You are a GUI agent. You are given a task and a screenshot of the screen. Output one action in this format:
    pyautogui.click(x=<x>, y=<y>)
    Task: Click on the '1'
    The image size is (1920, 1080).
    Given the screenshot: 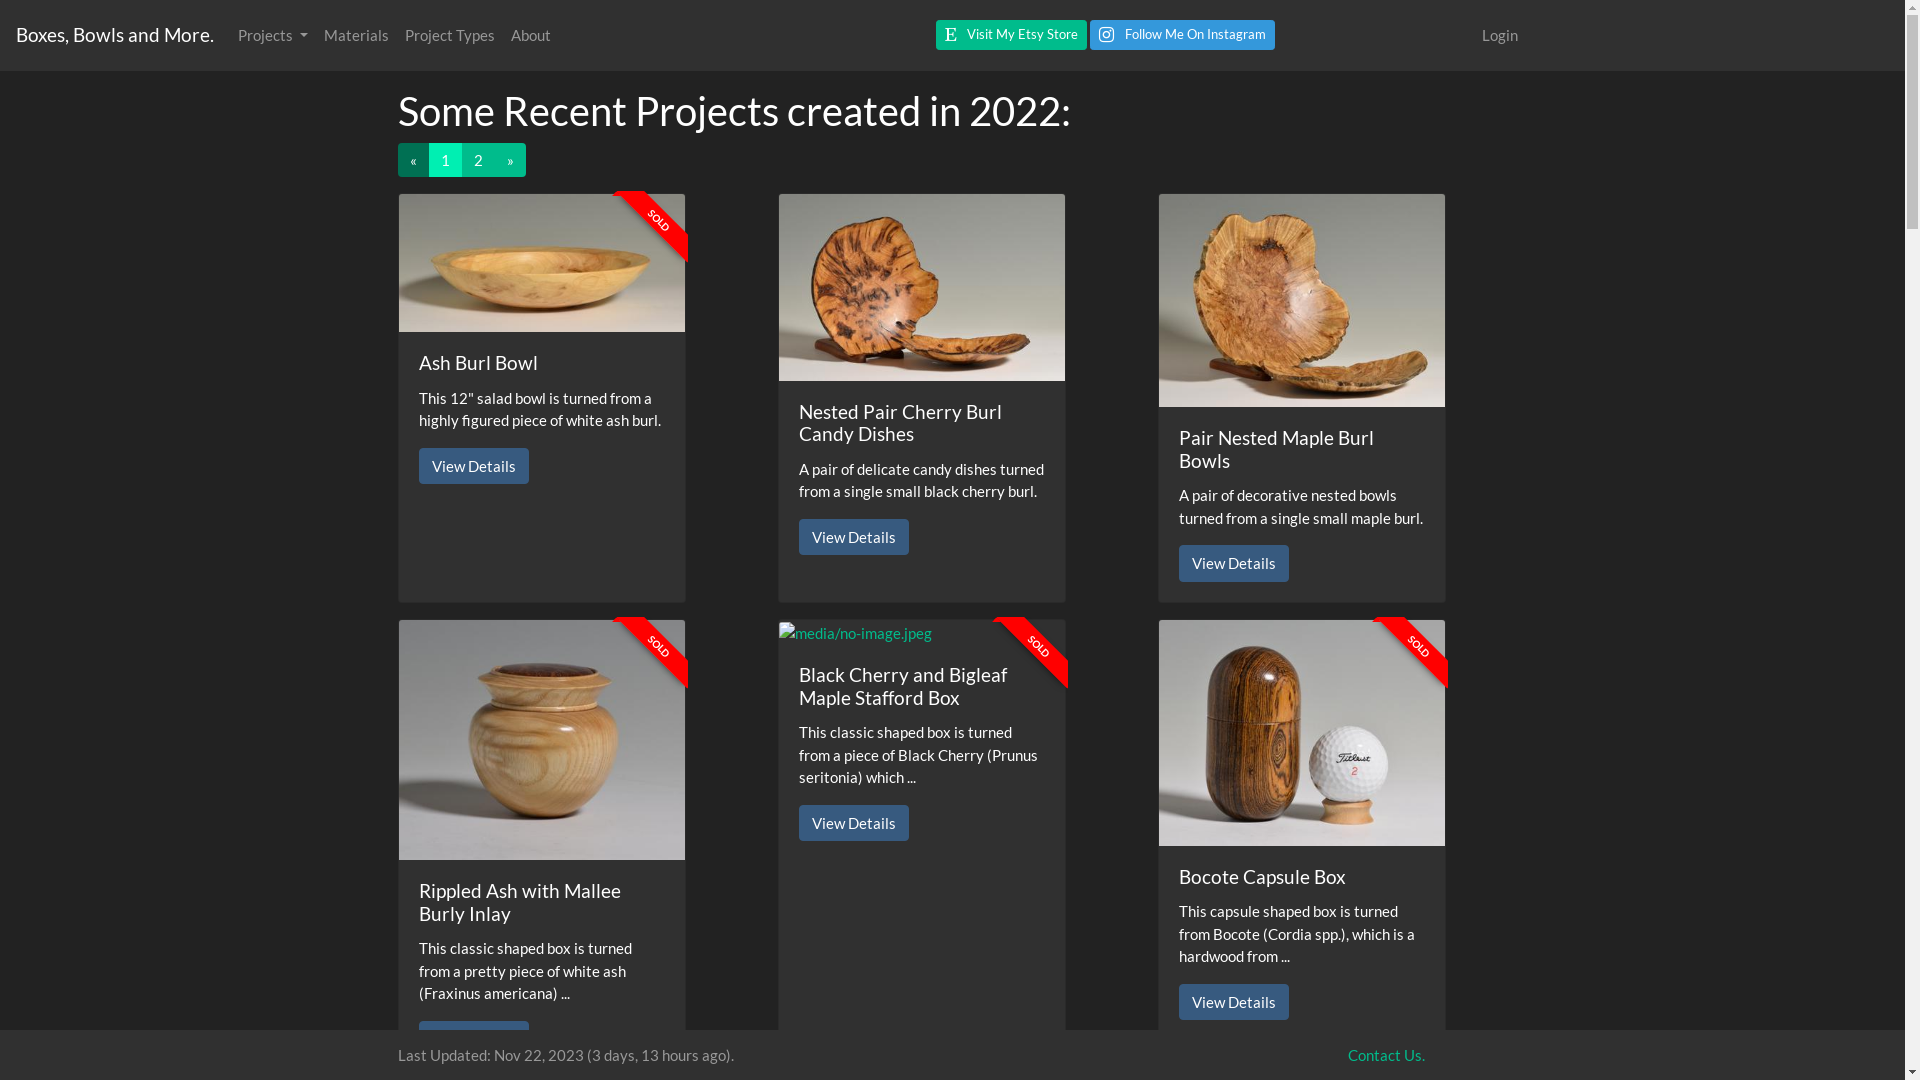 What is the action you would take?
    pyautogui.click(x=426, y=158)
    